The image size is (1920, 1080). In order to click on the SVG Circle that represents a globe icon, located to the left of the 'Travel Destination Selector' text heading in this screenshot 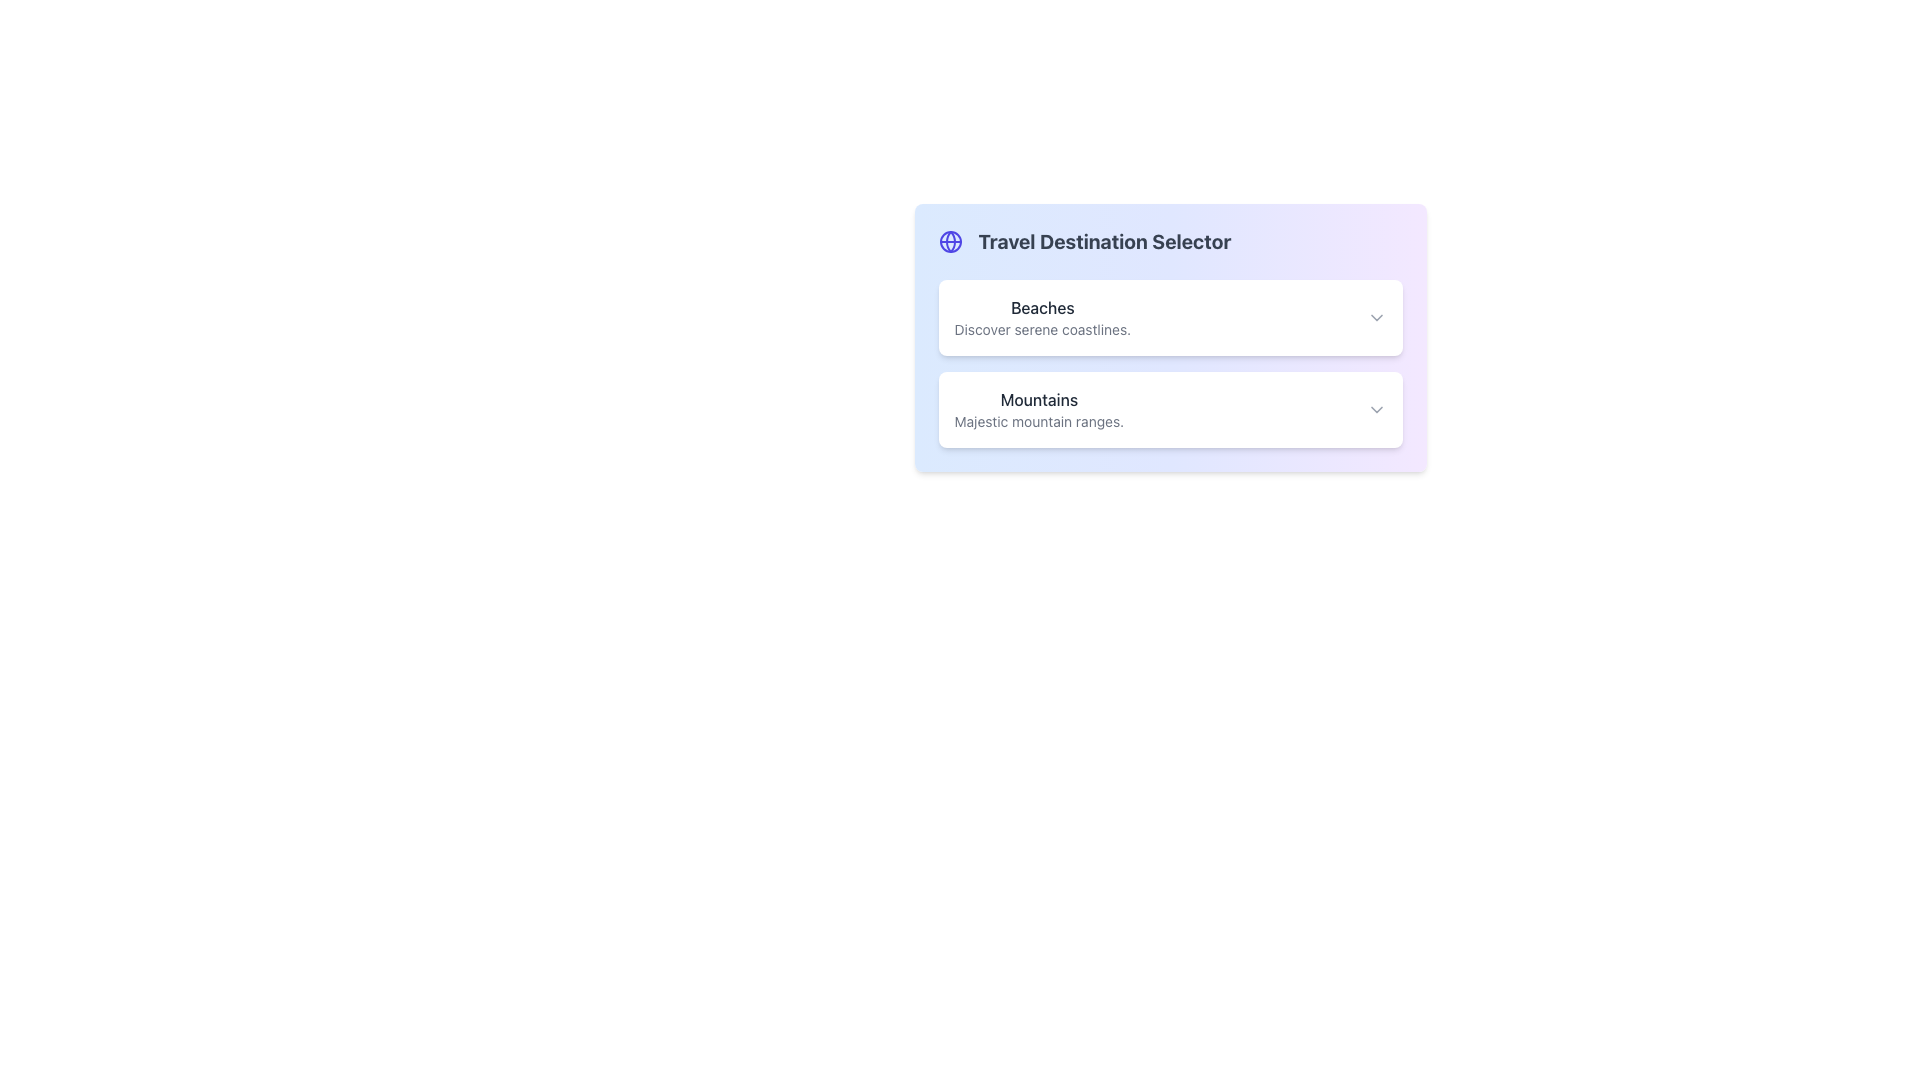, I will do `click(949, 241)`.